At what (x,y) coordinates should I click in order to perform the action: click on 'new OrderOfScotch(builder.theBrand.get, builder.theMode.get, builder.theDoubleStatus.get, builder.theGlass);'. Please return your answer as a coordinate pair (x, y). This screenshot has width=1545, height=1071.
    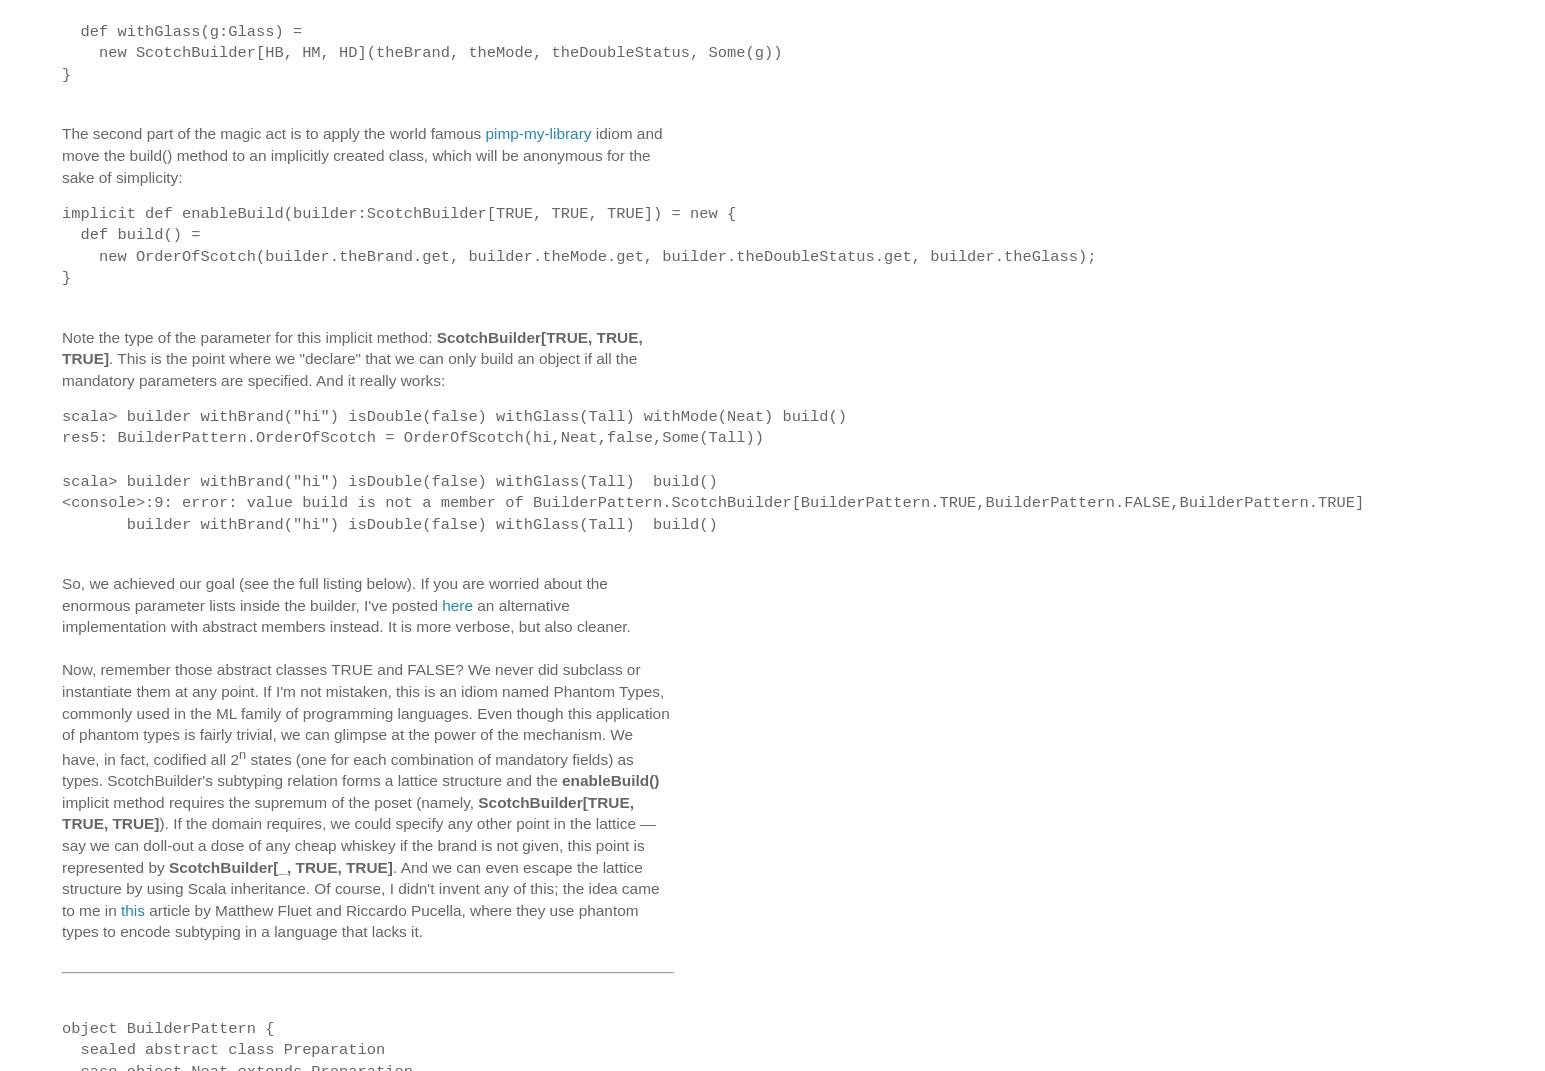
    Looking at the image, I should click on (579, 255).